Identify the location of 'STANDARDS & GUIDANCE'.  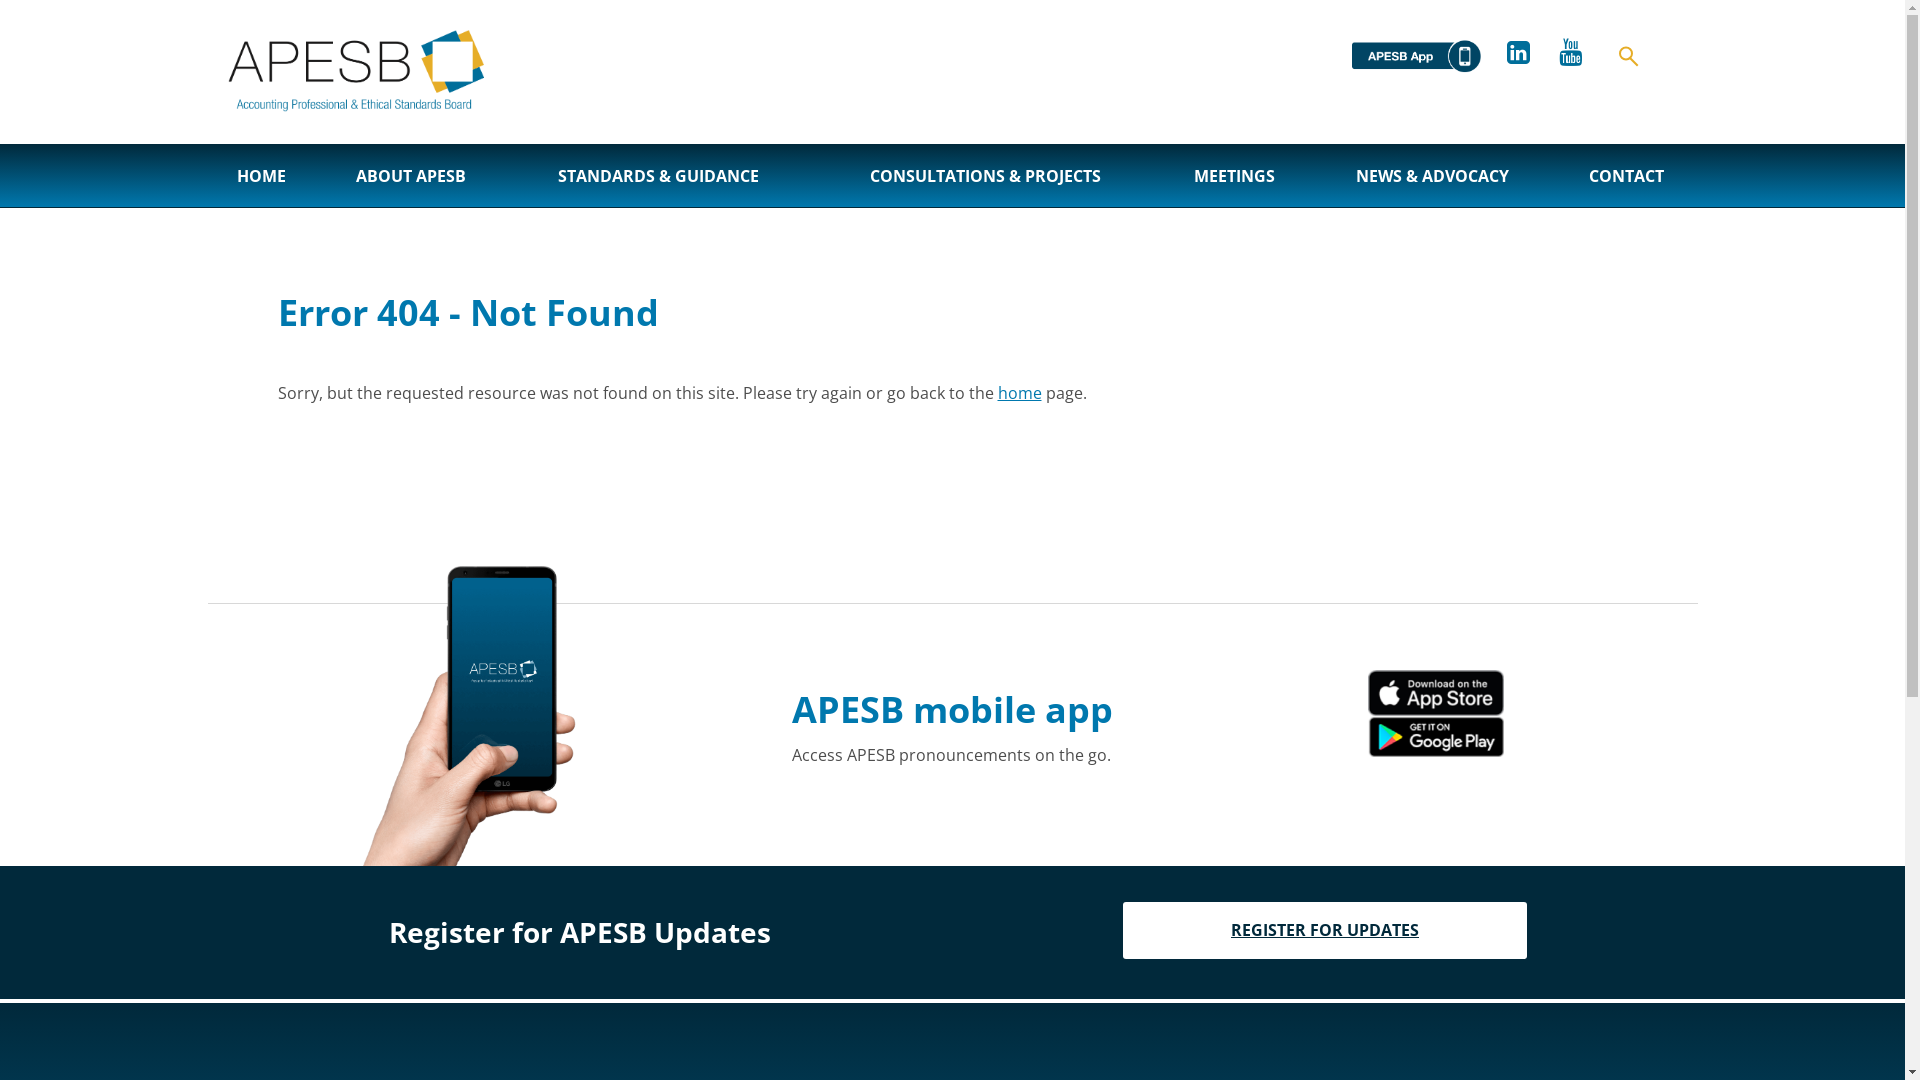
(658, 175).